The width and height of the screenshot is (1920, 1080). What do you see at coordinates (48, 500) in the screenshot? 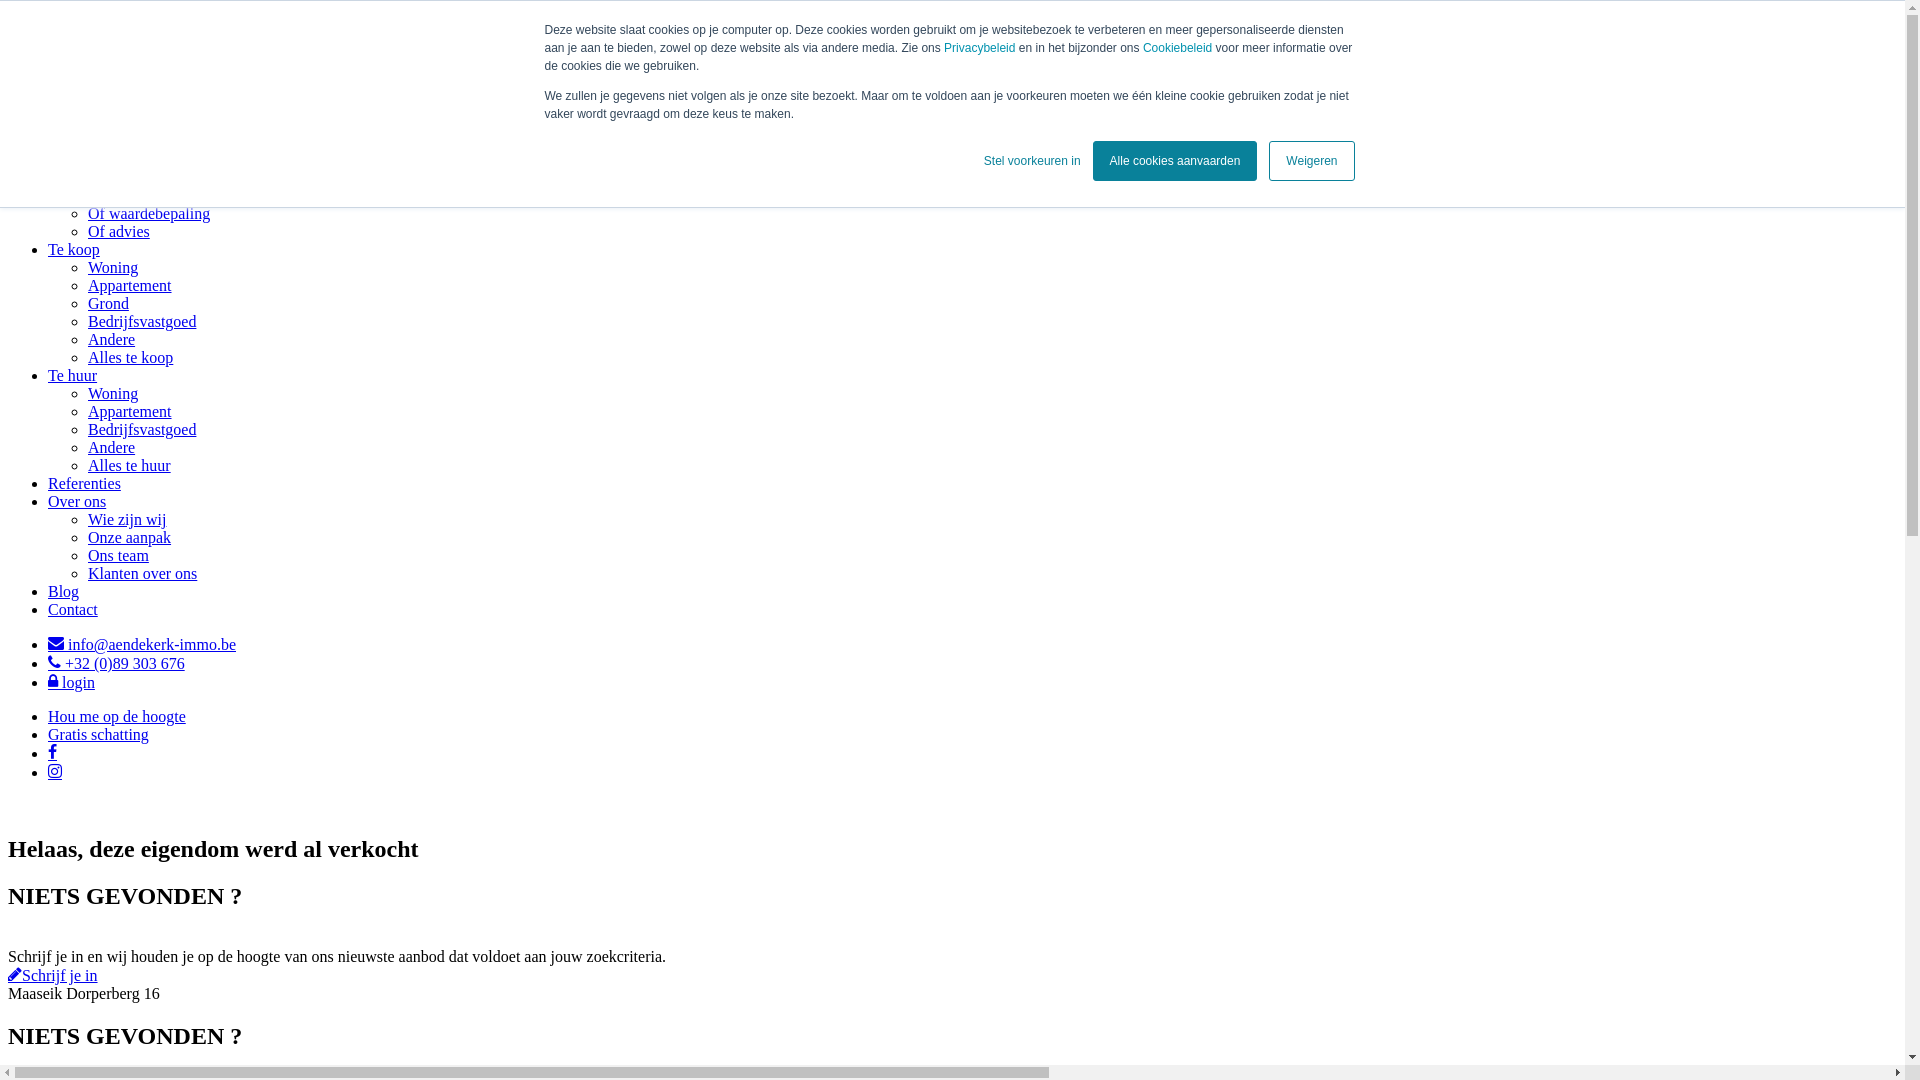
I see `'Over ons'` at bounding box center [48, 500].